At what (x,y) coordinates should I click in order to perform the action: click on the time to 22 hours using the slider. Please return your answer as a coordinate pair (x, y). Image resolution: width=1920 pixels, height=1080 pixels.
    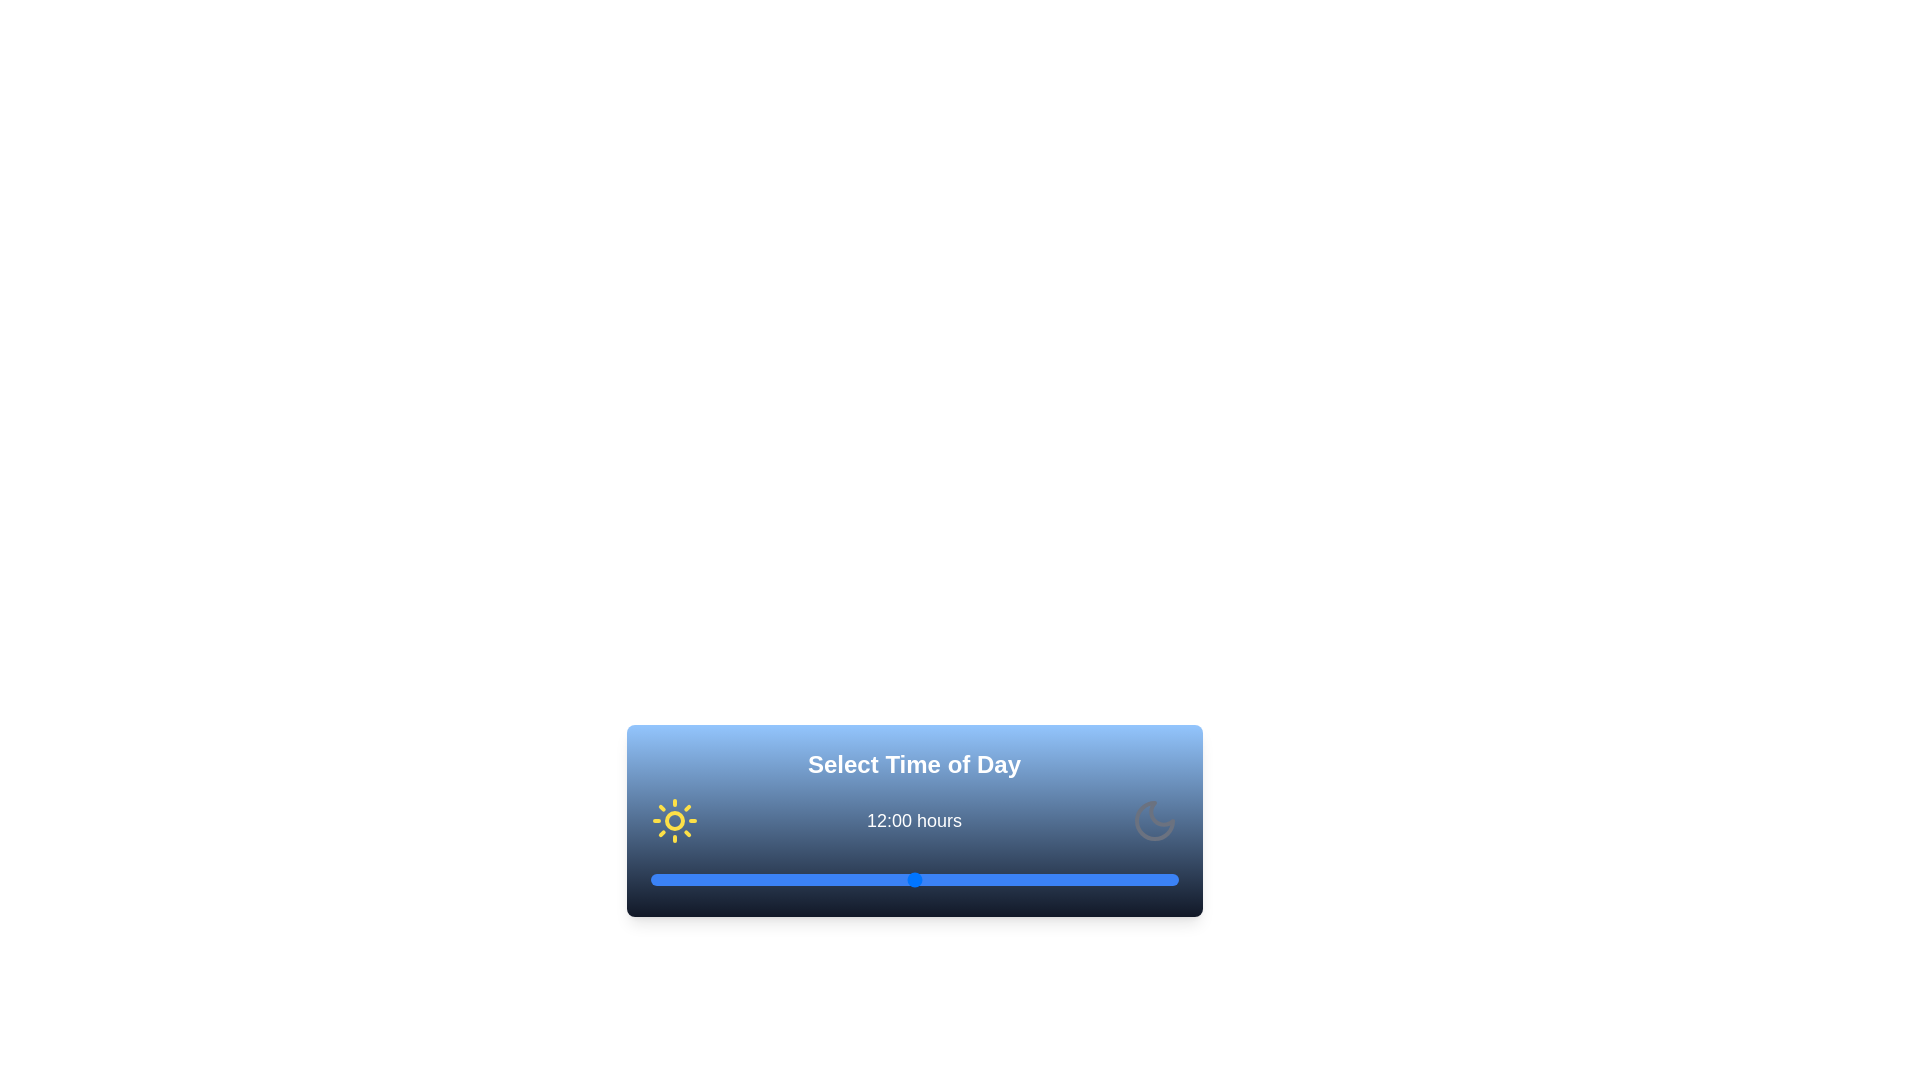
    Looking at the image, I should click on (1134, 878).